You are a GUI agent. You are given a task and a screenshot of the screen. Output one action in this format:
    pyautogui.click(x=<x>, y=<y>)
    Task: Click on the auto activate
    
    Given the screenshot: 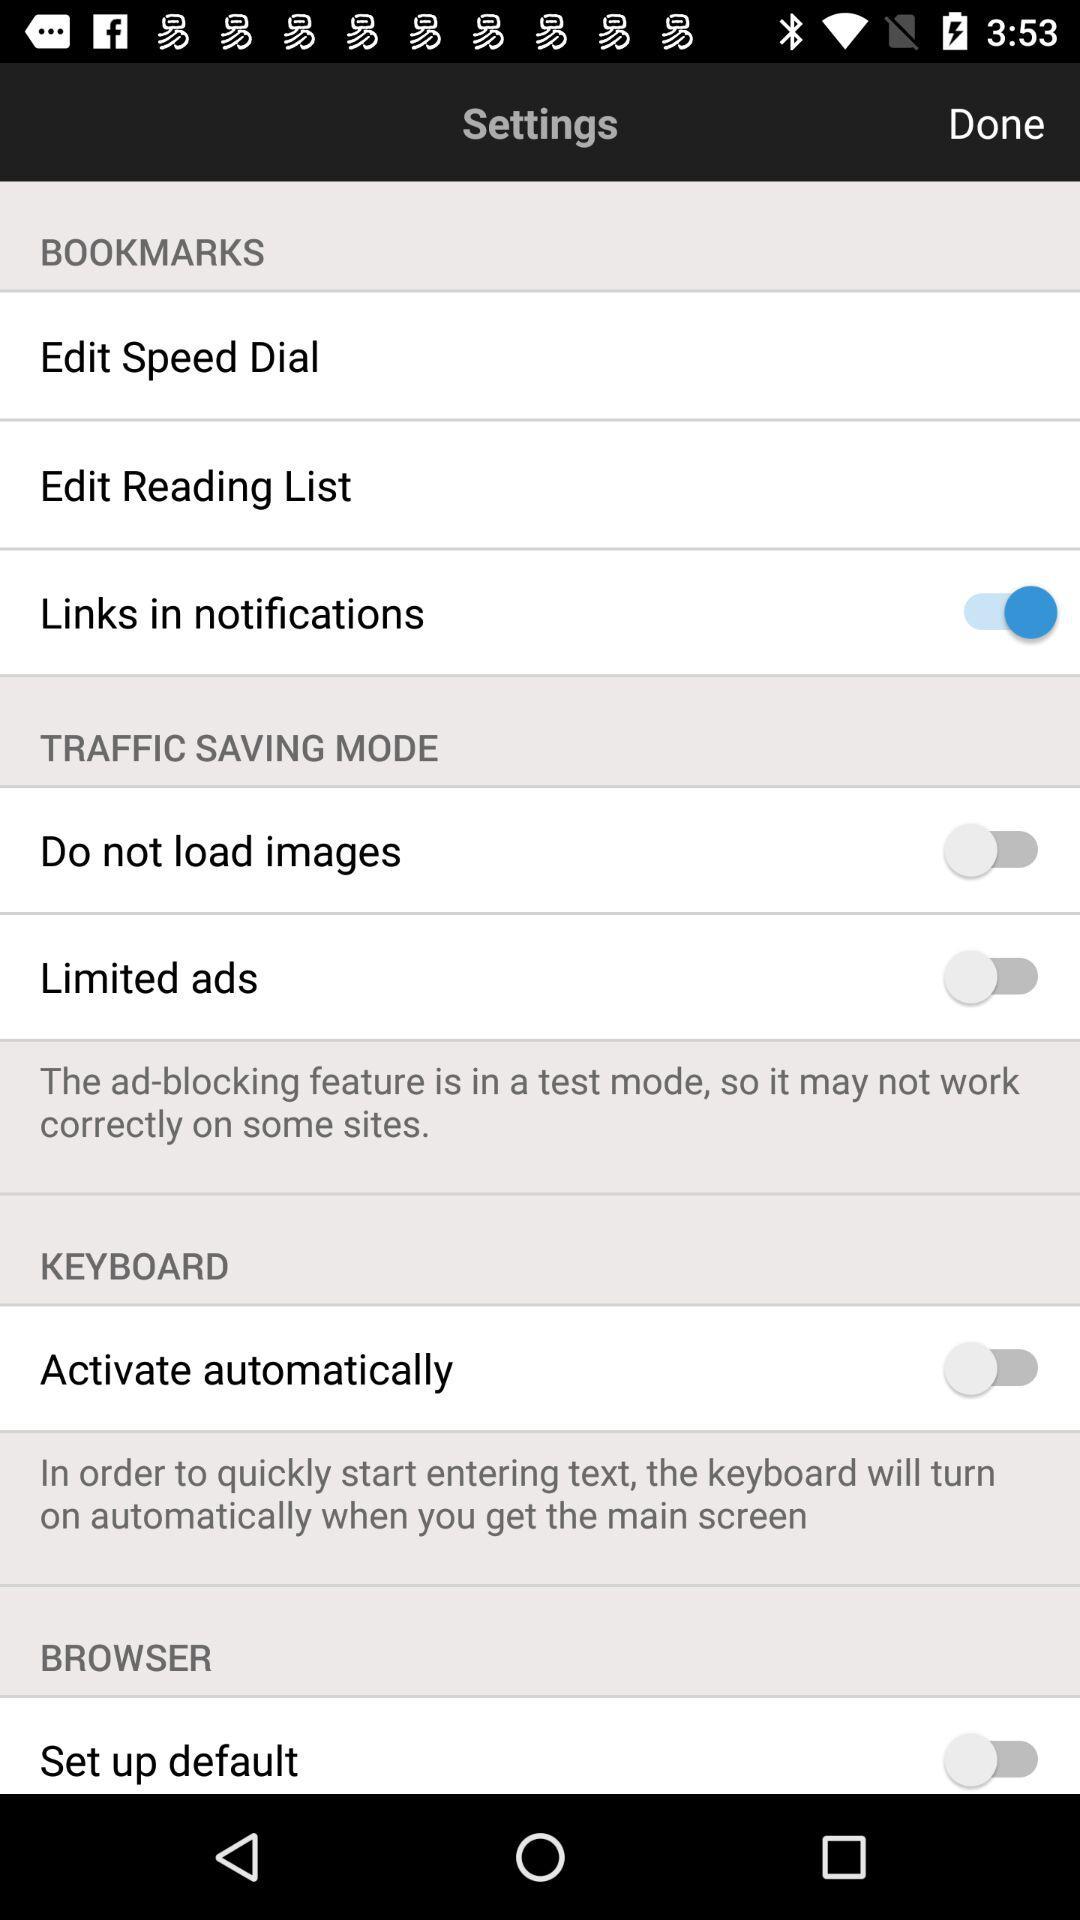 What is the action you would take?
    pyautogui.click(x=1000, y=1367)
    